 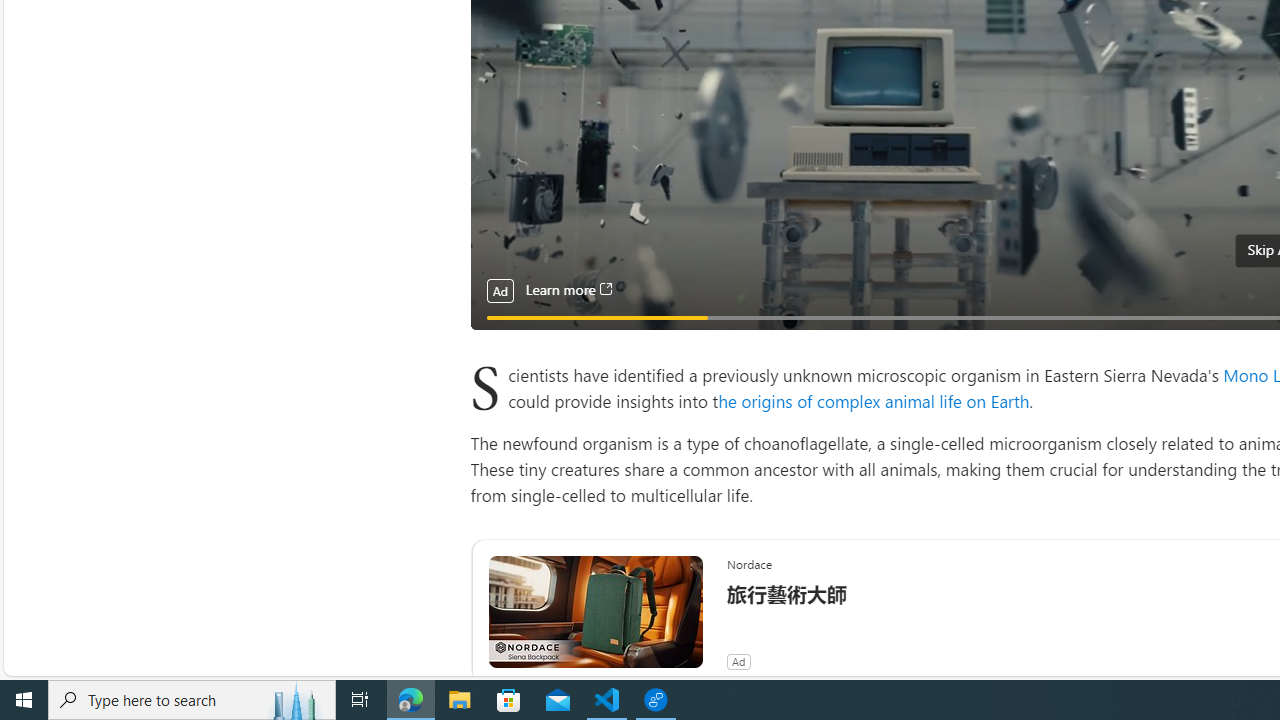 What do you see at coordinates (567, 290) in the screenshot?
I see `'Learn more'` at bounding box center [567, 290].